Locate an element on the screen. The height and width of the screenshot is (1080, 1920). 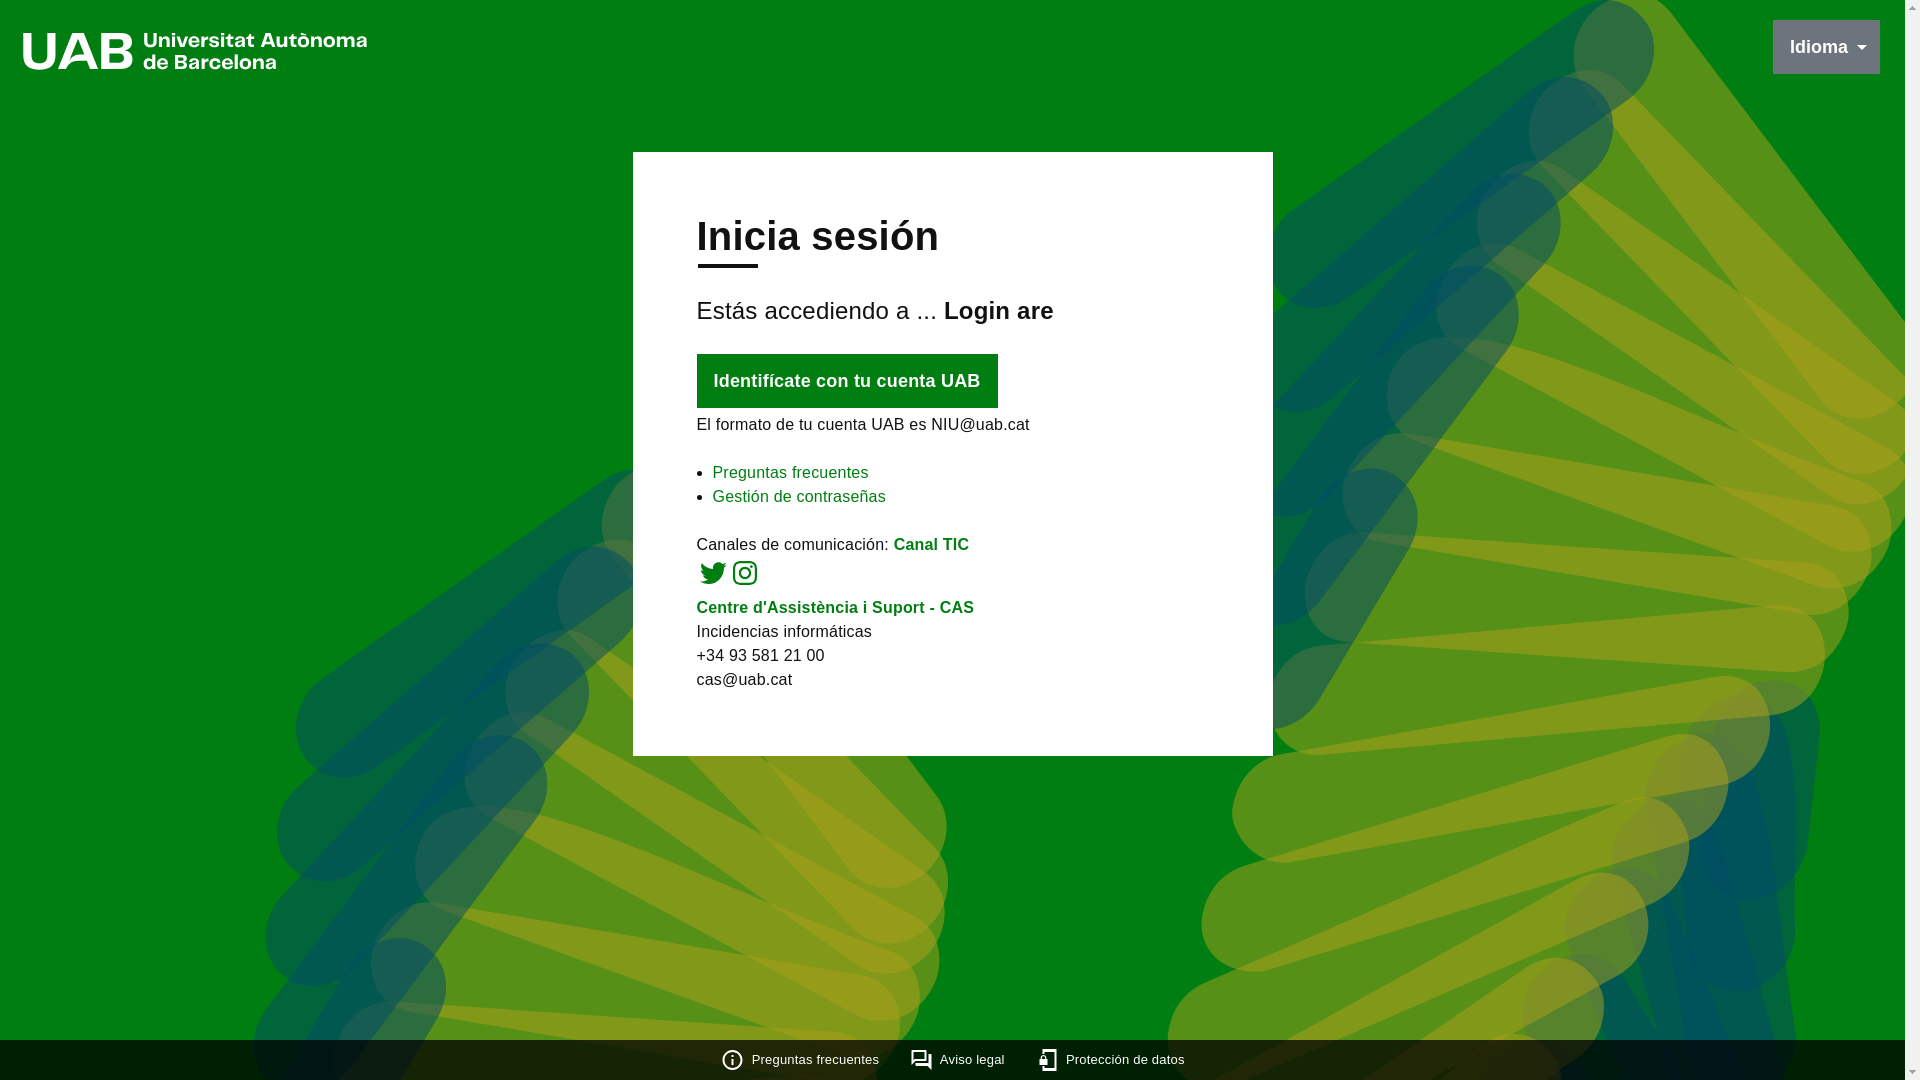
'Preguntas frecuentes' is located at coordinates (789, 472).